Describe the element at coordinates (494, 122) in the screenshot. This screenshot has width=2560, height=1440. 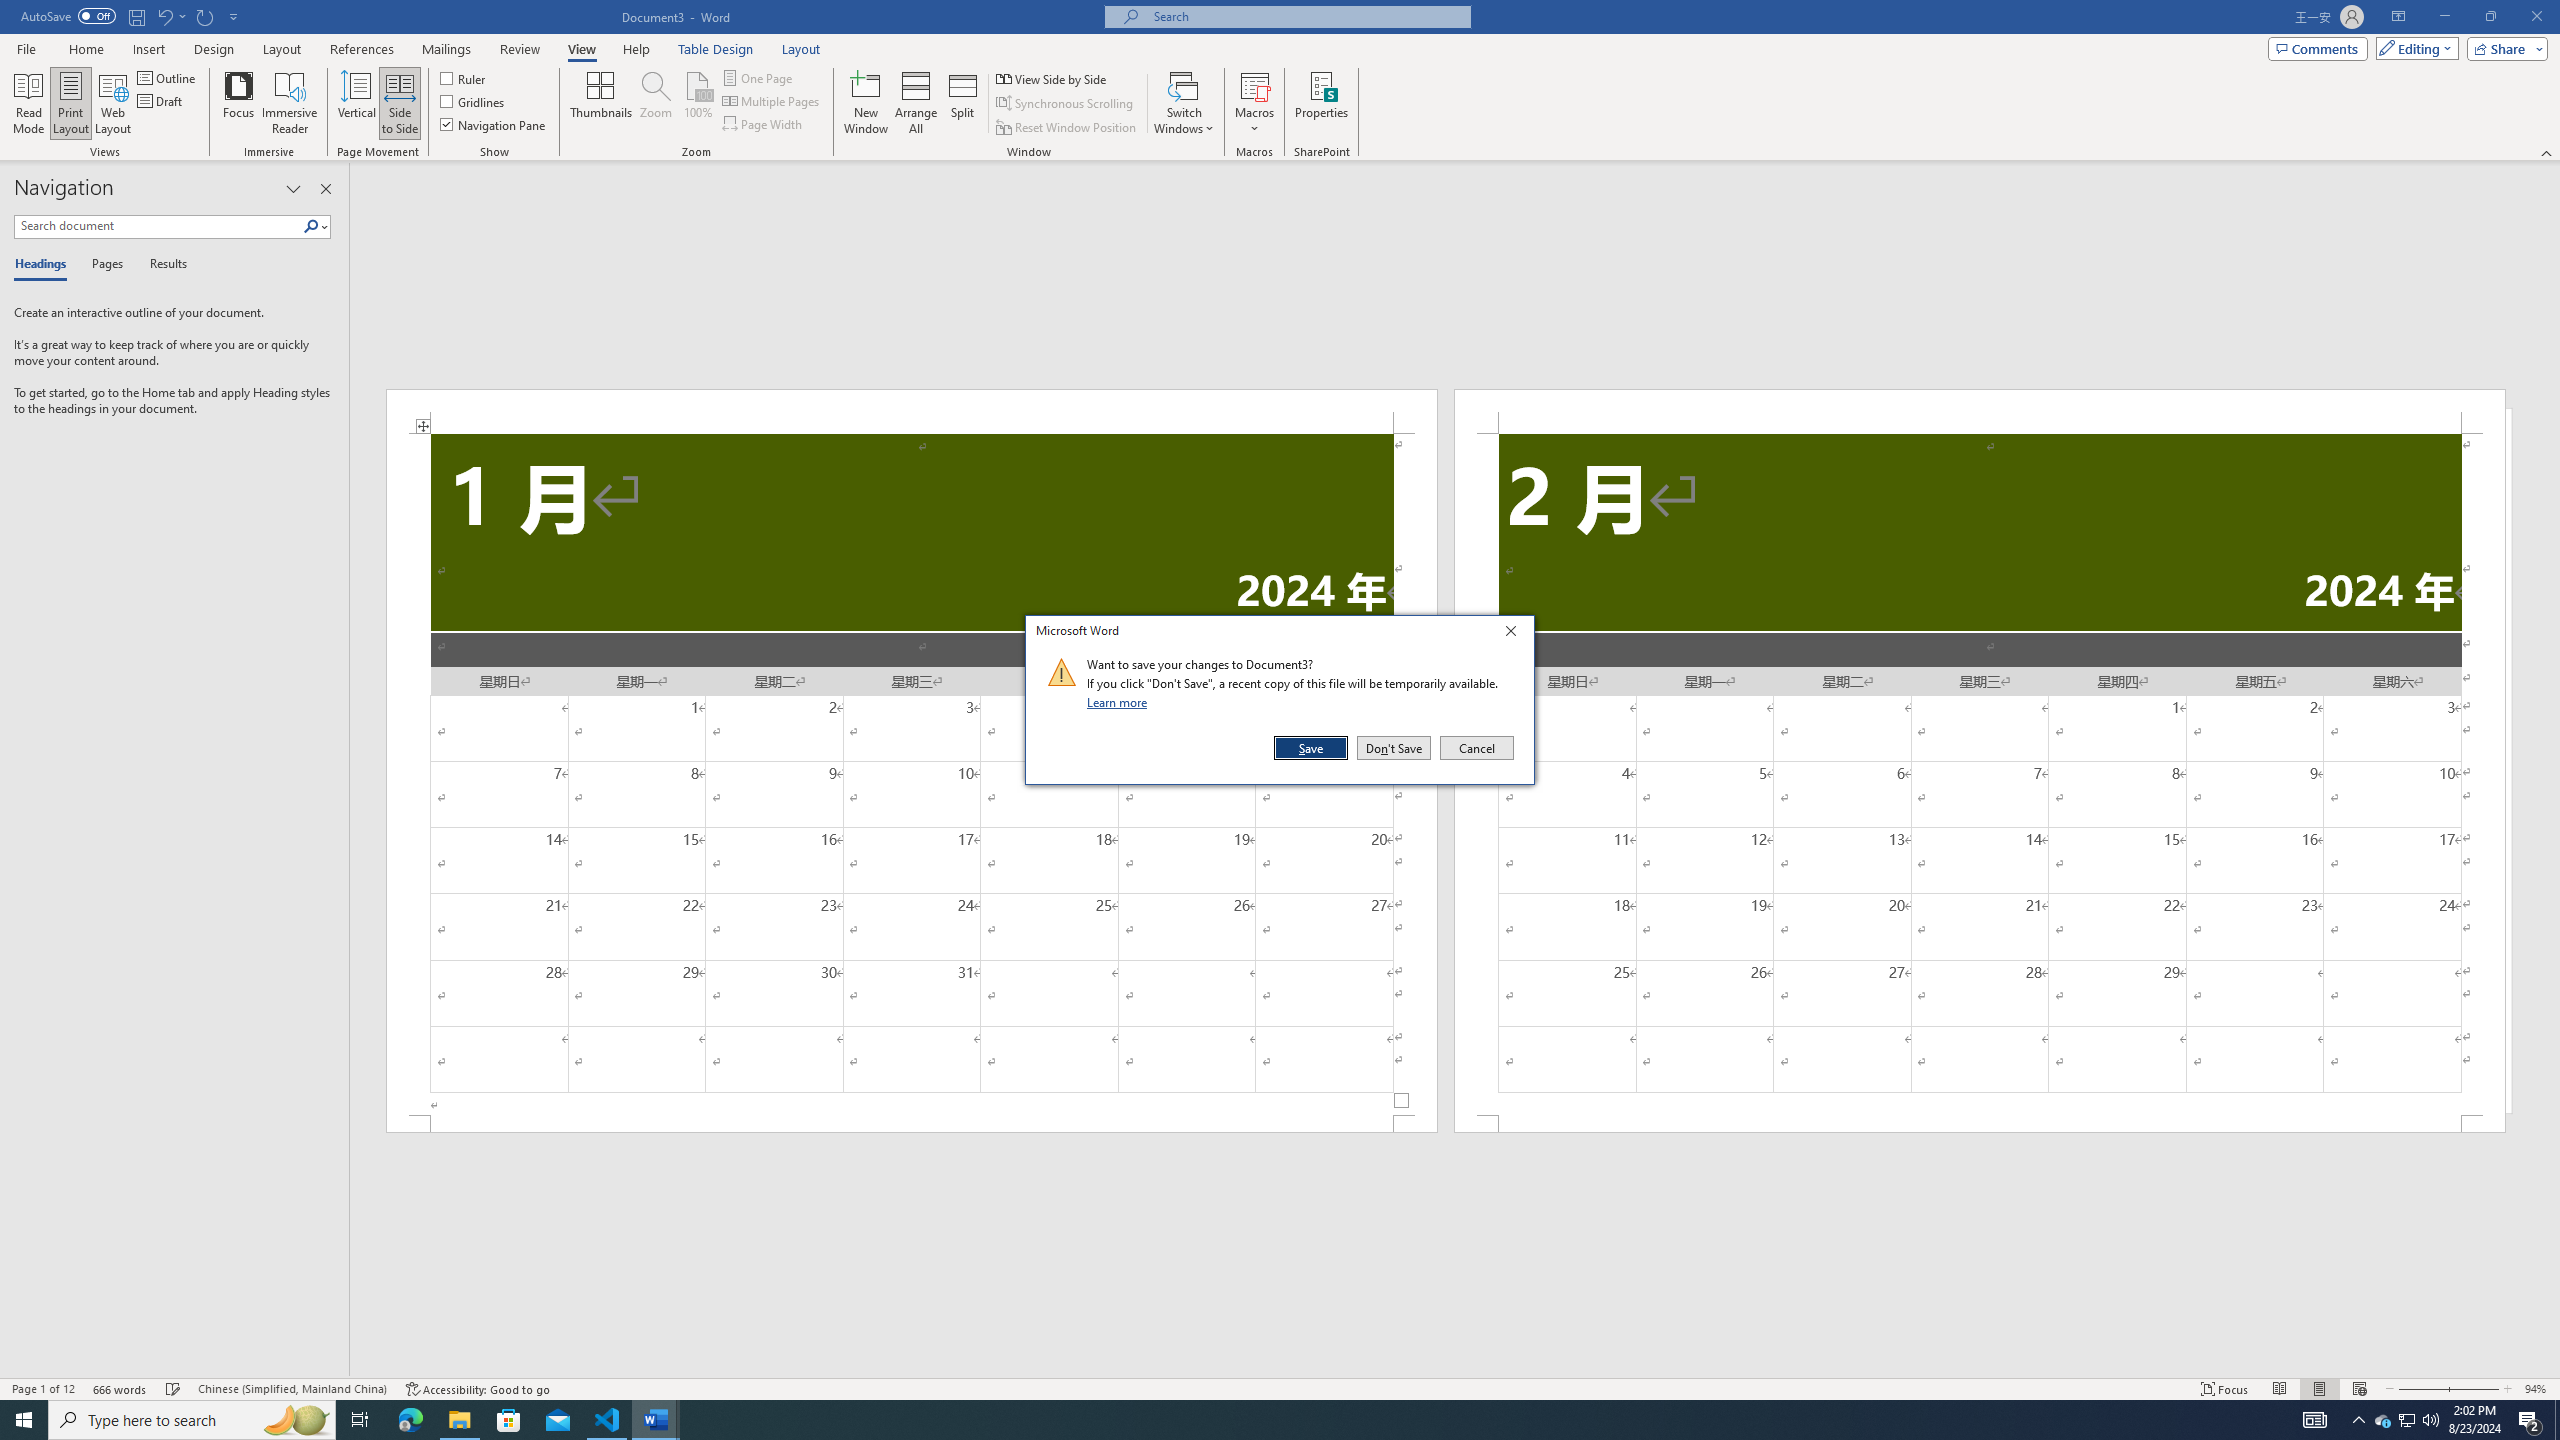
I see `'Navigation Pane'` at that location.